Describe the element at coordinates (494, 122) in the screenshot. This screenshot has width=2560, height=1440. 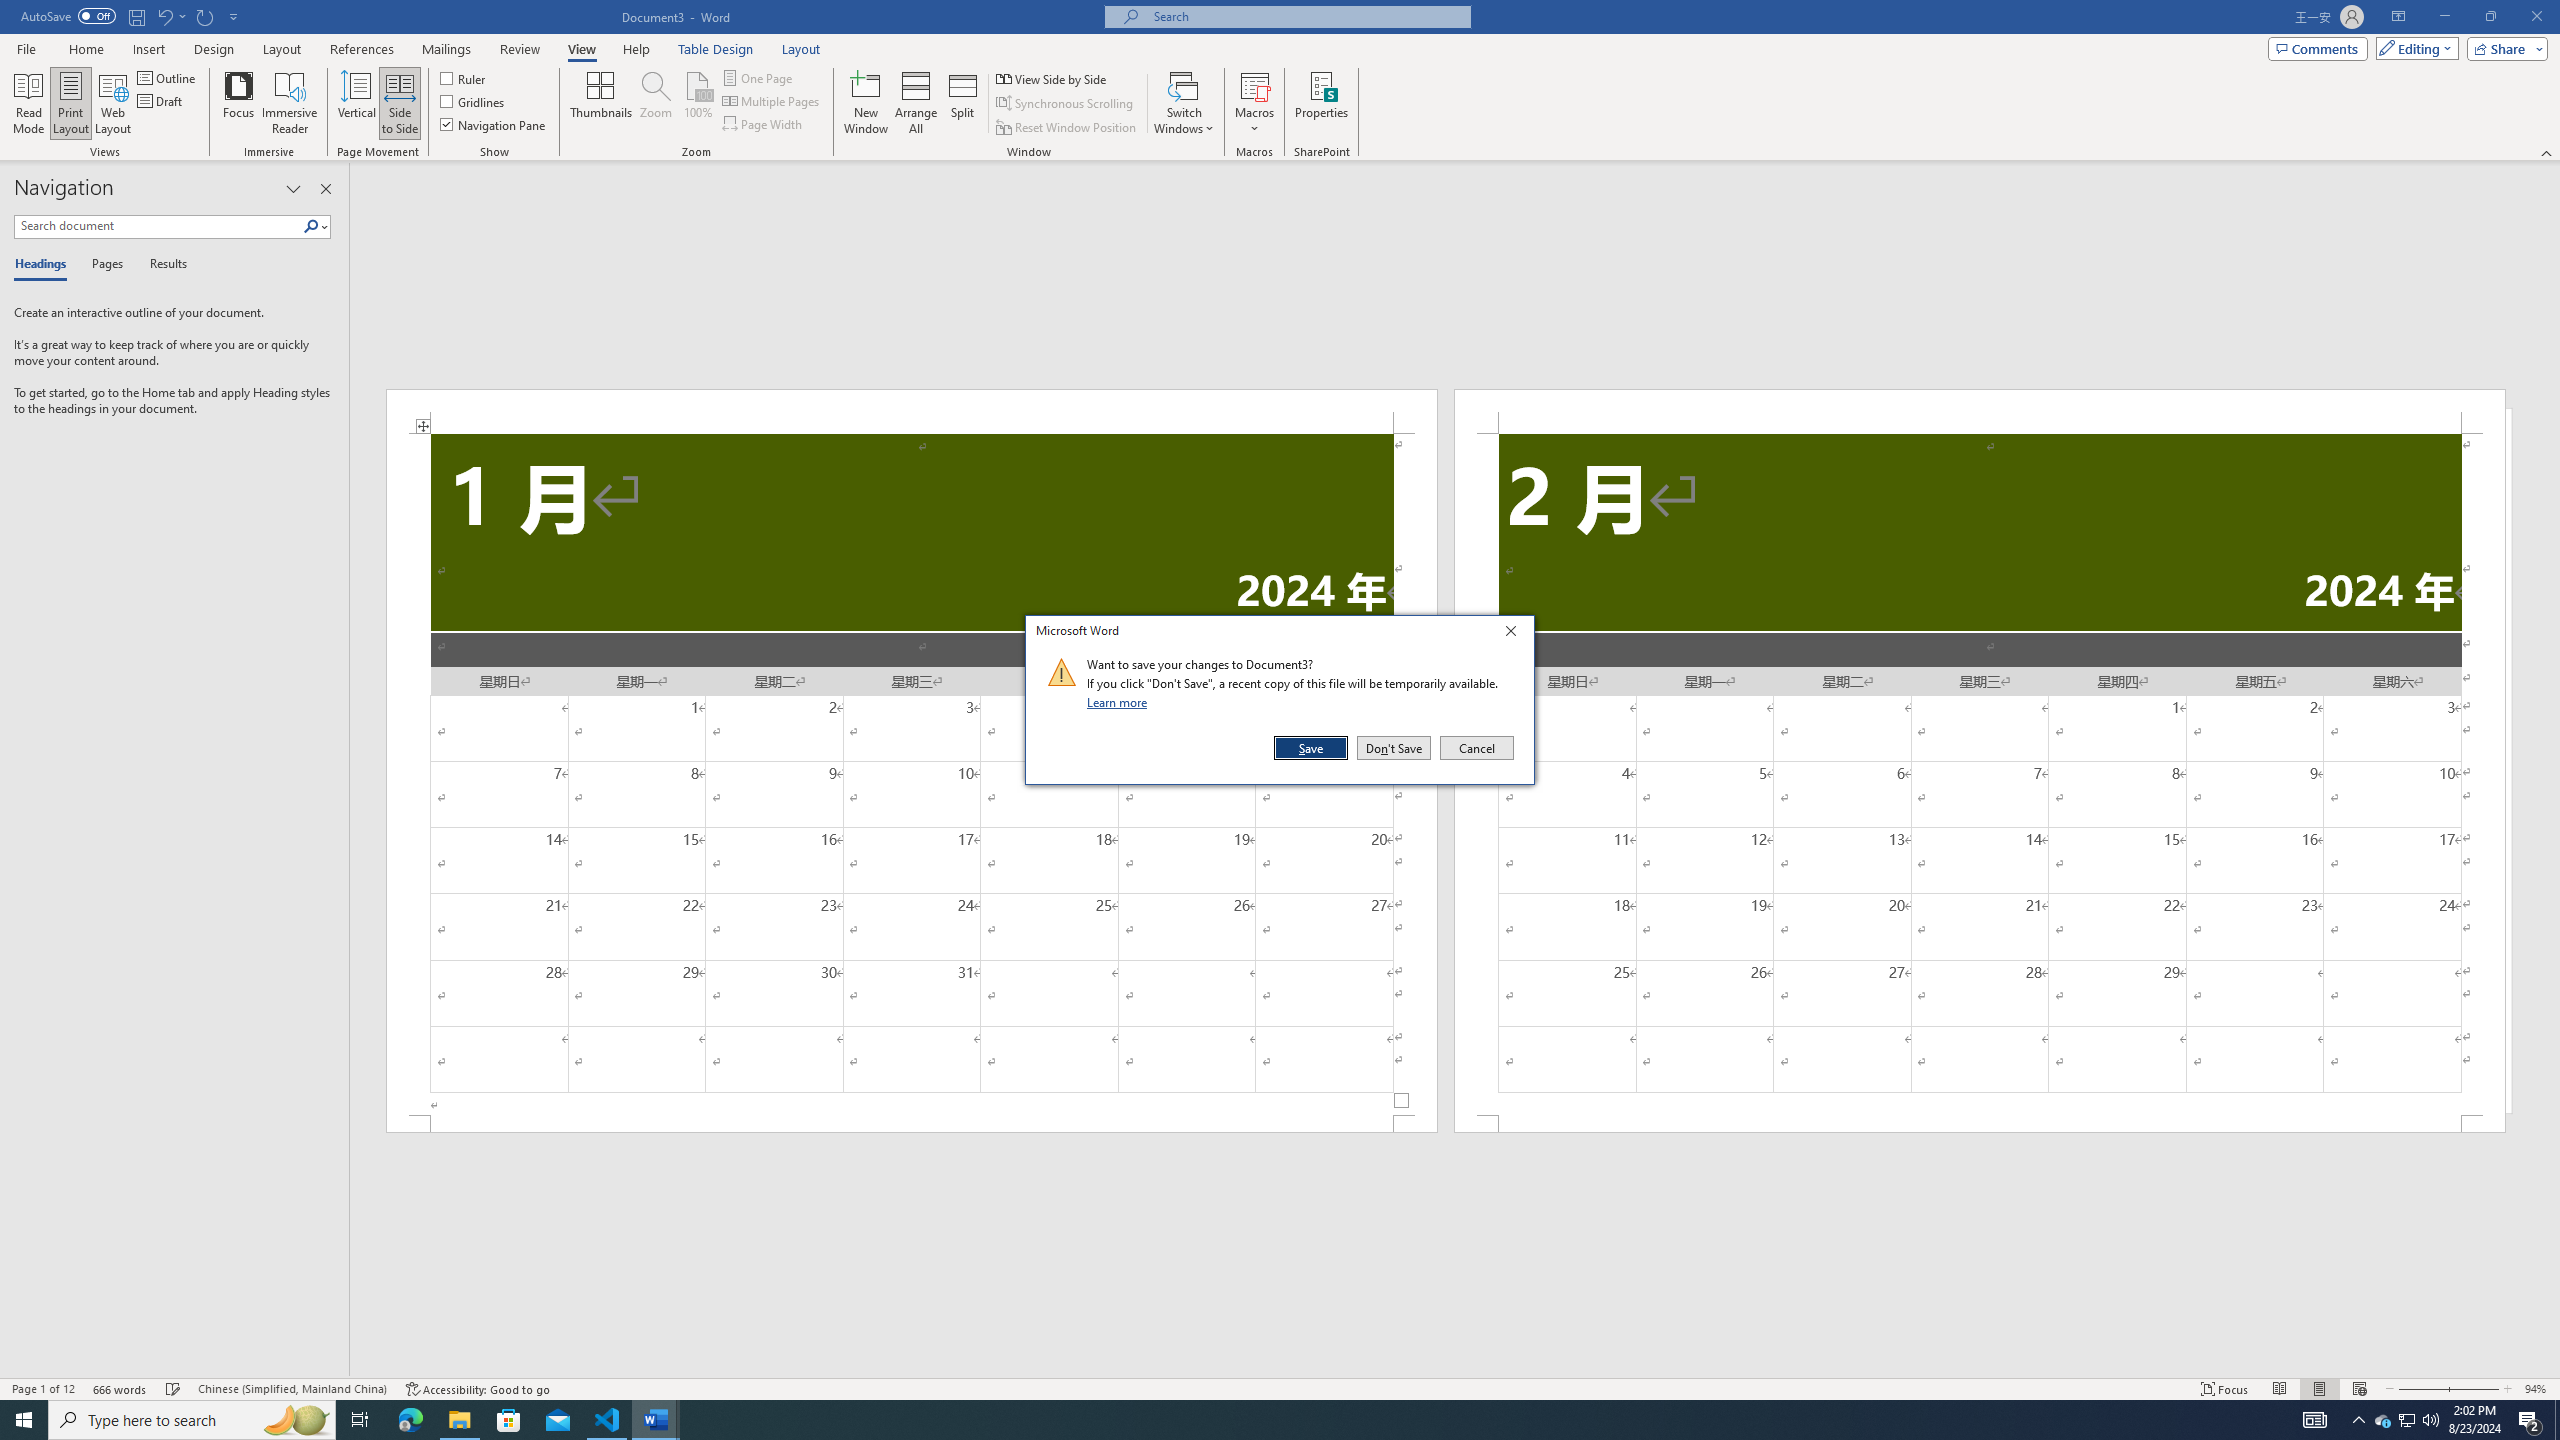
I see `'Navigation Pane'` at that location.